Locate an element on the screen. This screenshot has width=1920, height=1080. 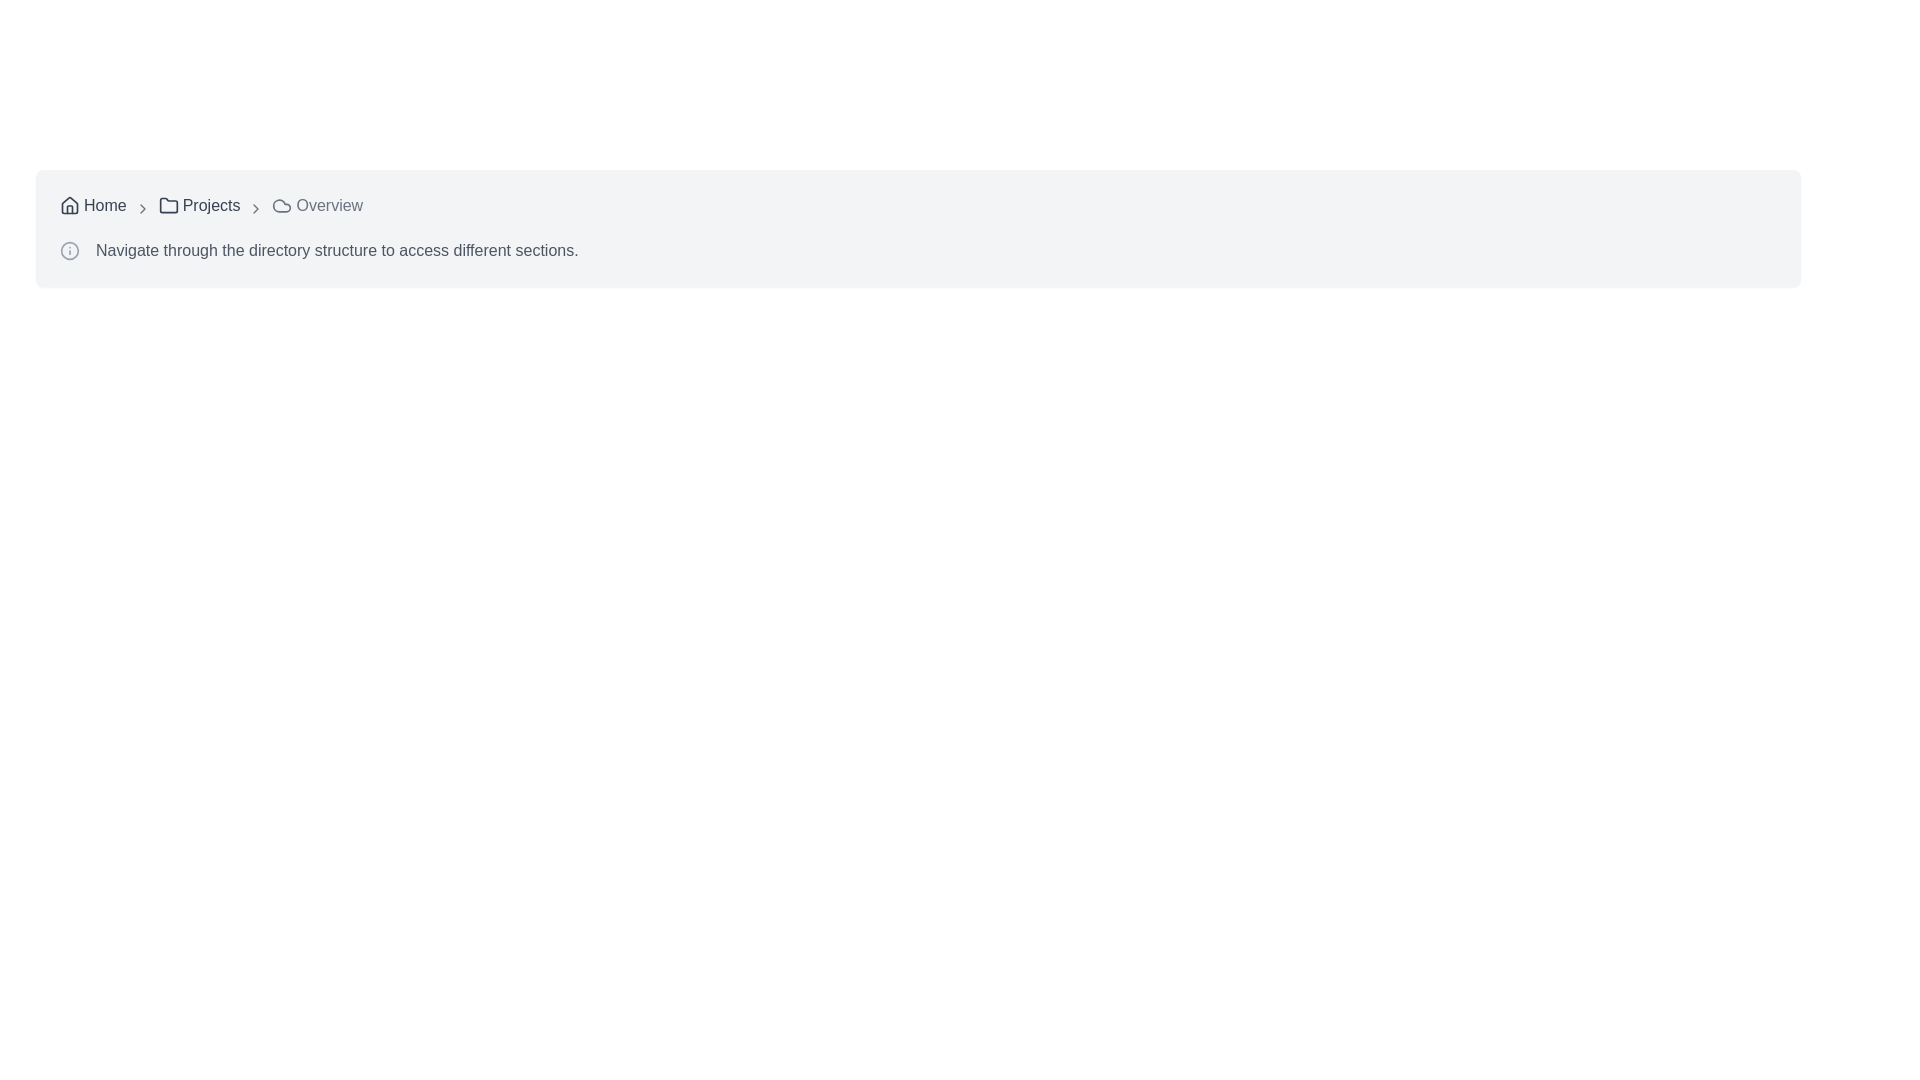
the second rightward-pointing arrow icon in the breadcrumb navigation bar, located between 'Projects' and 'Overview' is located at coordinates (255, 208).